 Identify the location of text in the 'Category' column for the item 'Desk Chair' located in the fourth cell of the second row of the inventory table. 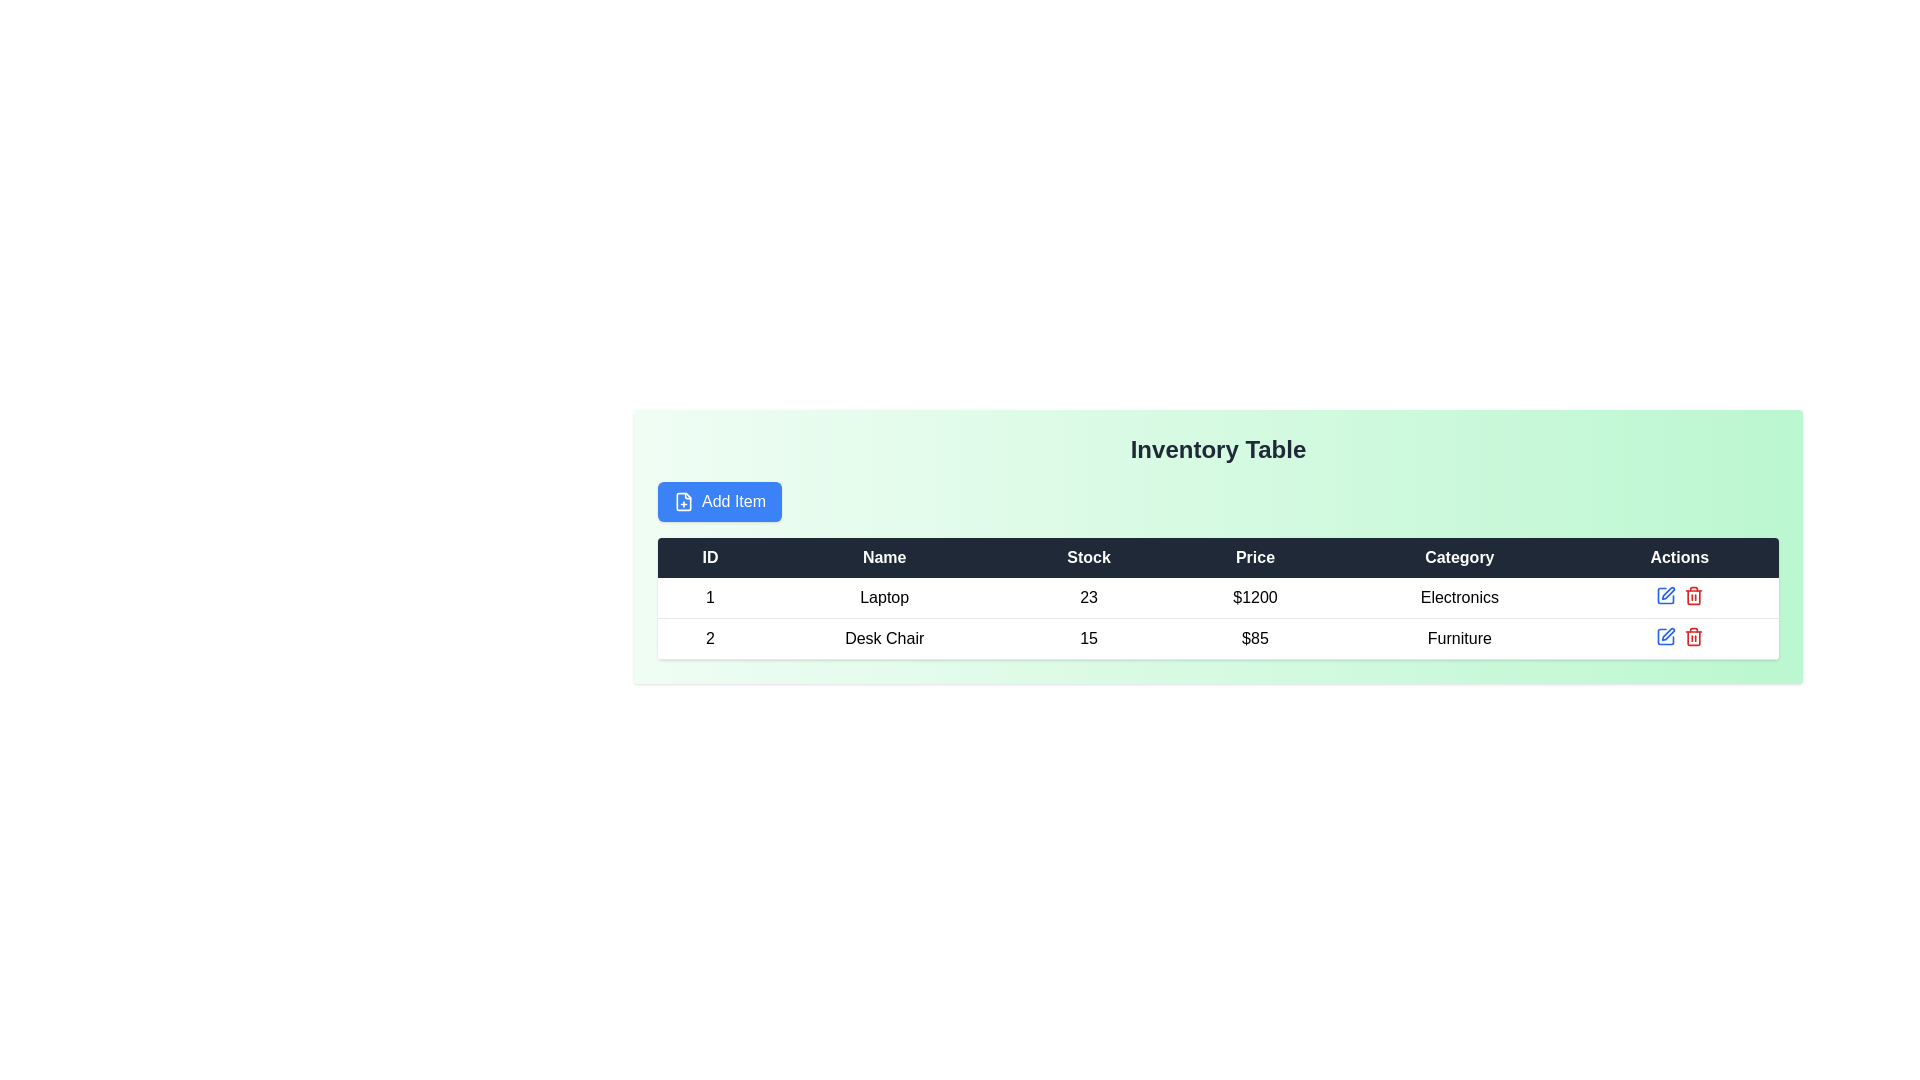
(1459, 639).